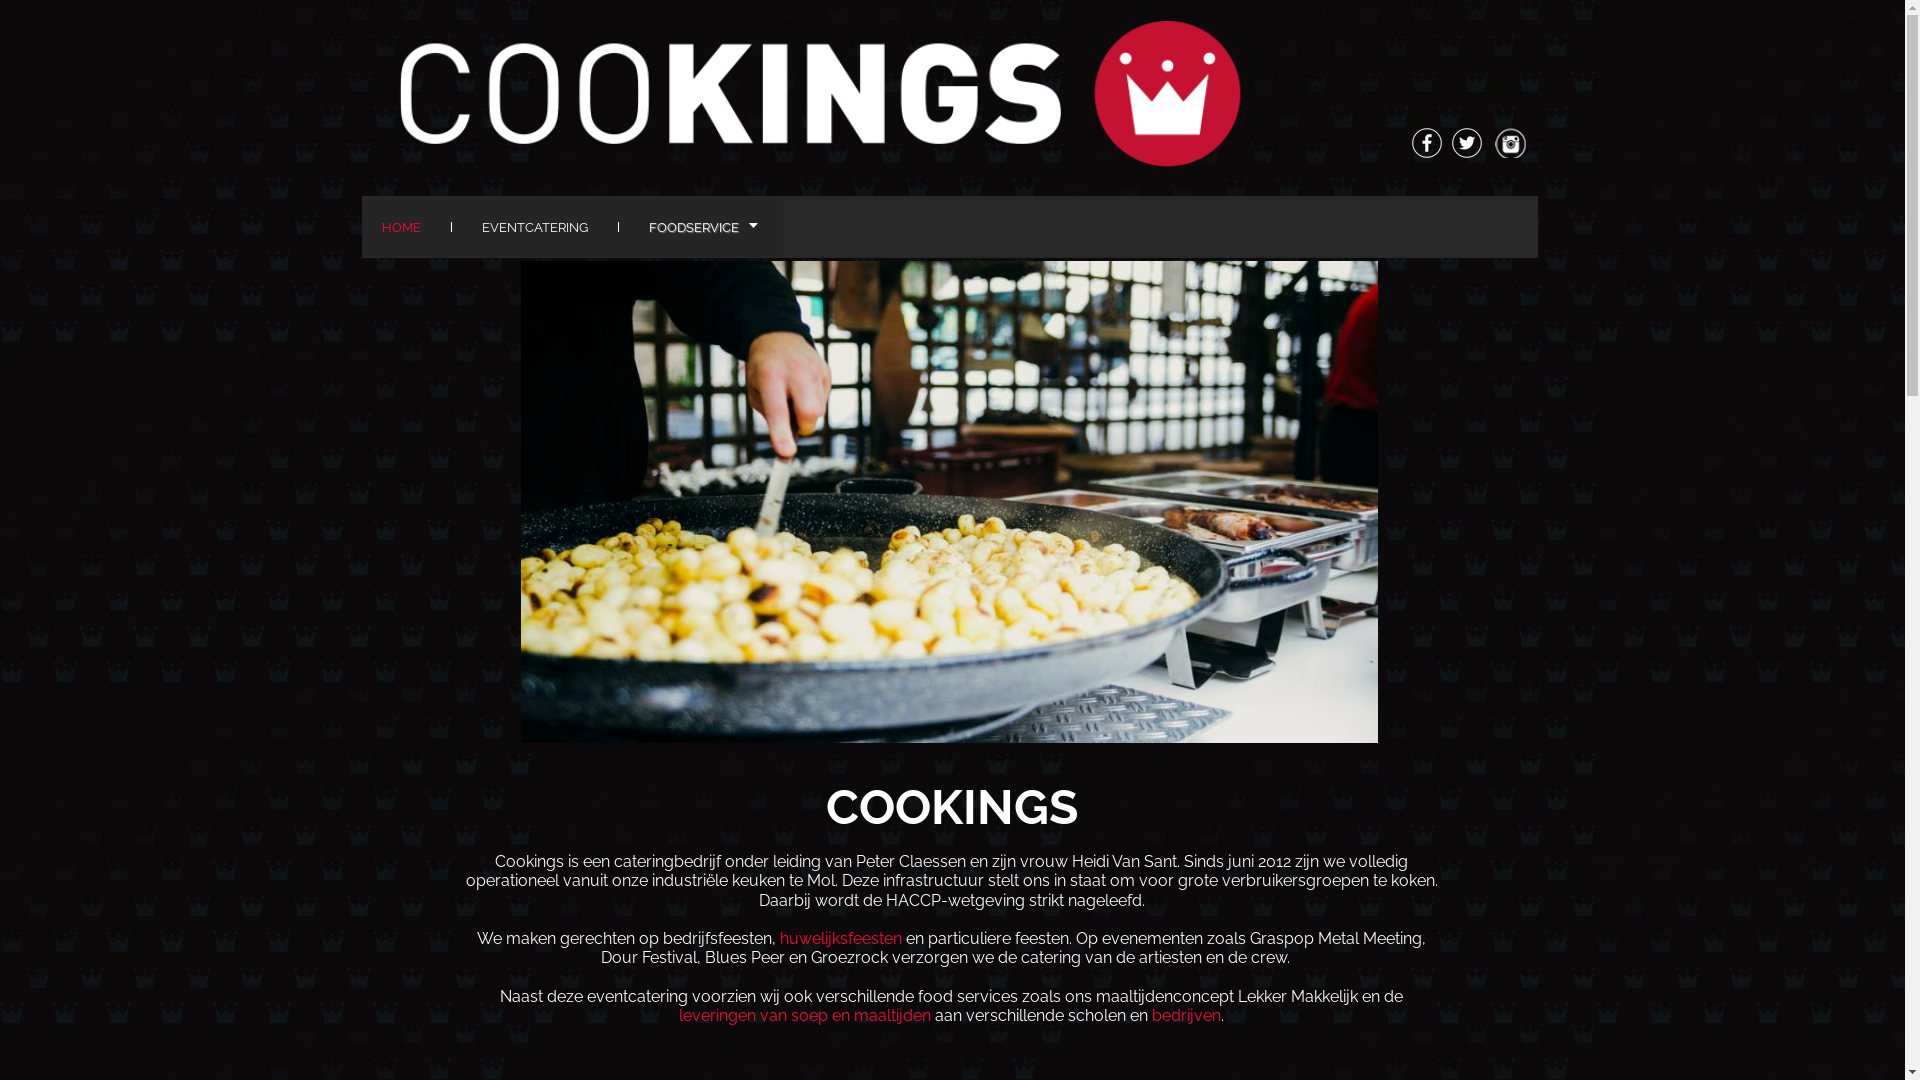 The height and width of the screenshot is (1080, 1920). I want to click on 'EVENTCATERING', so click(534, 226).